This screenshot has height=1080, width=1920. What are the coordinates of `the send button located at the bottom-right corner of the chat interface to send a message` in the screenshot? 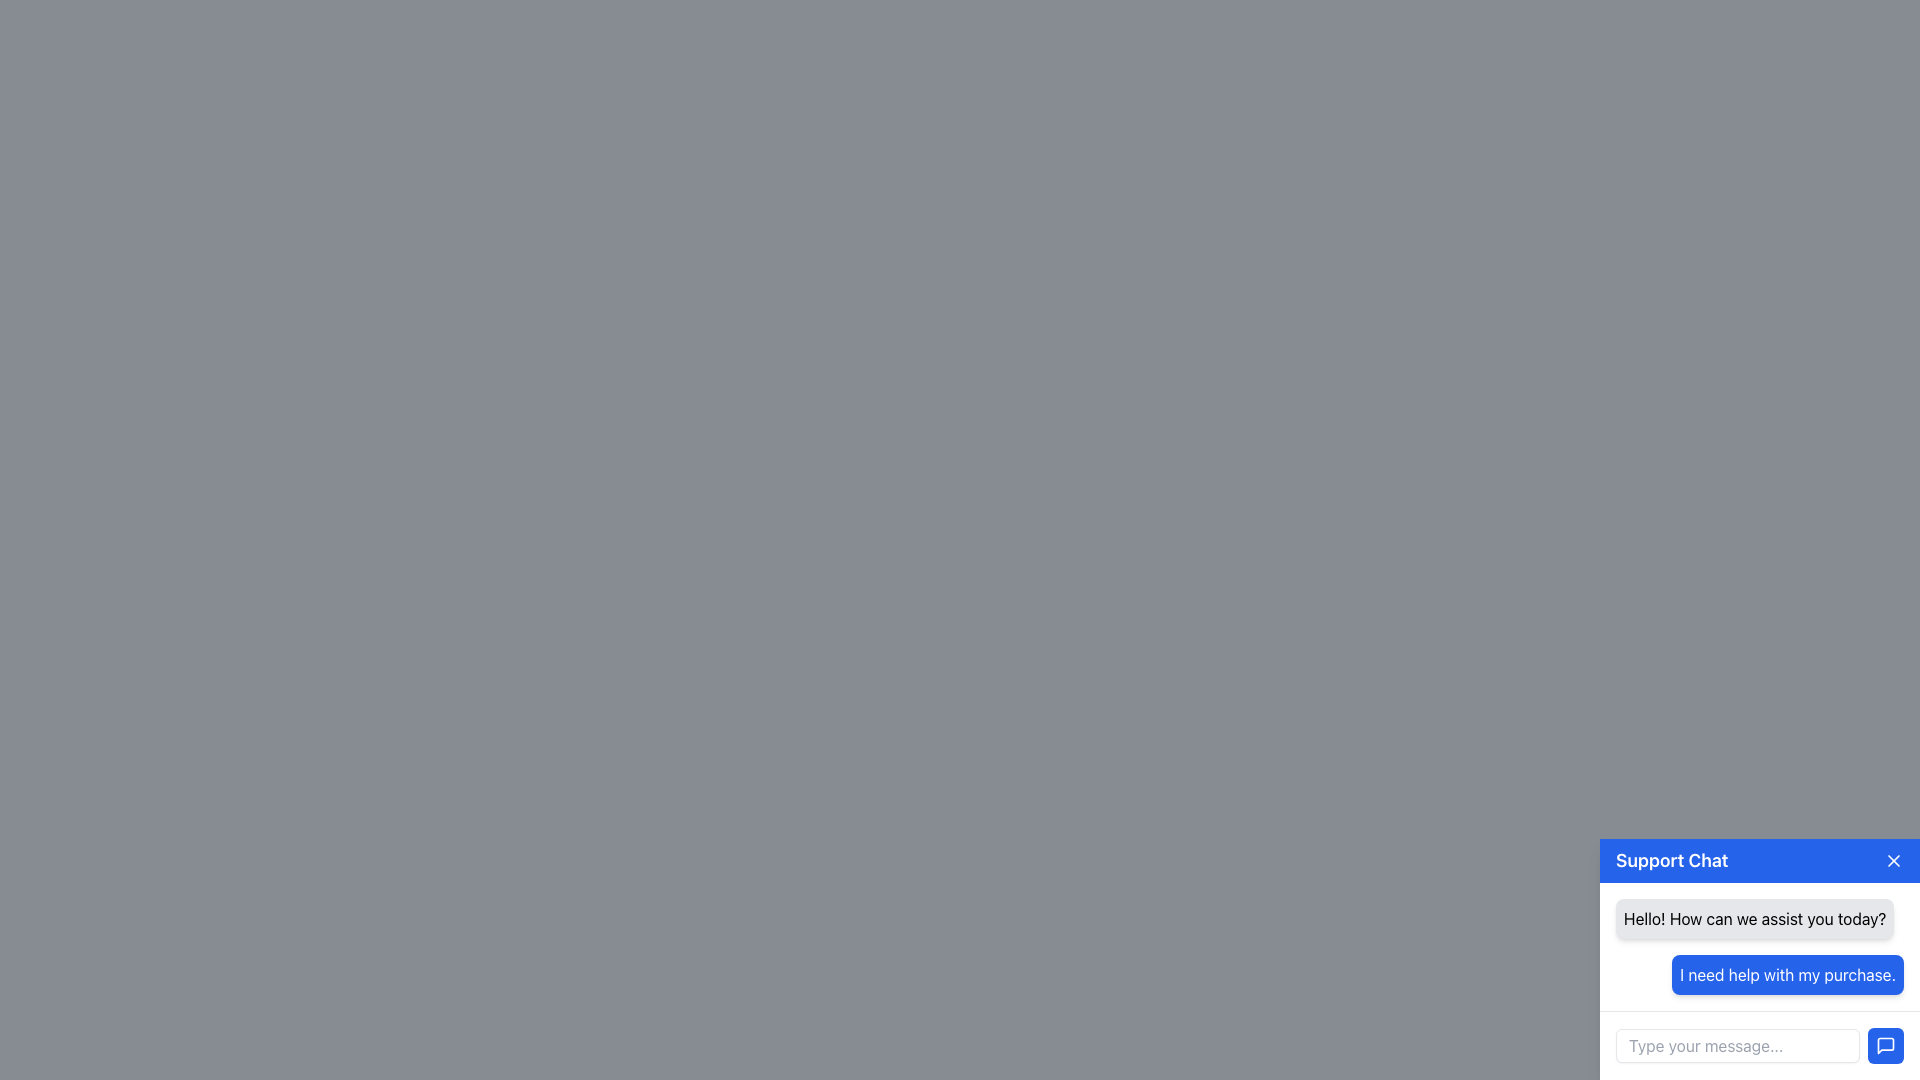 It's located at (1885, 1044).